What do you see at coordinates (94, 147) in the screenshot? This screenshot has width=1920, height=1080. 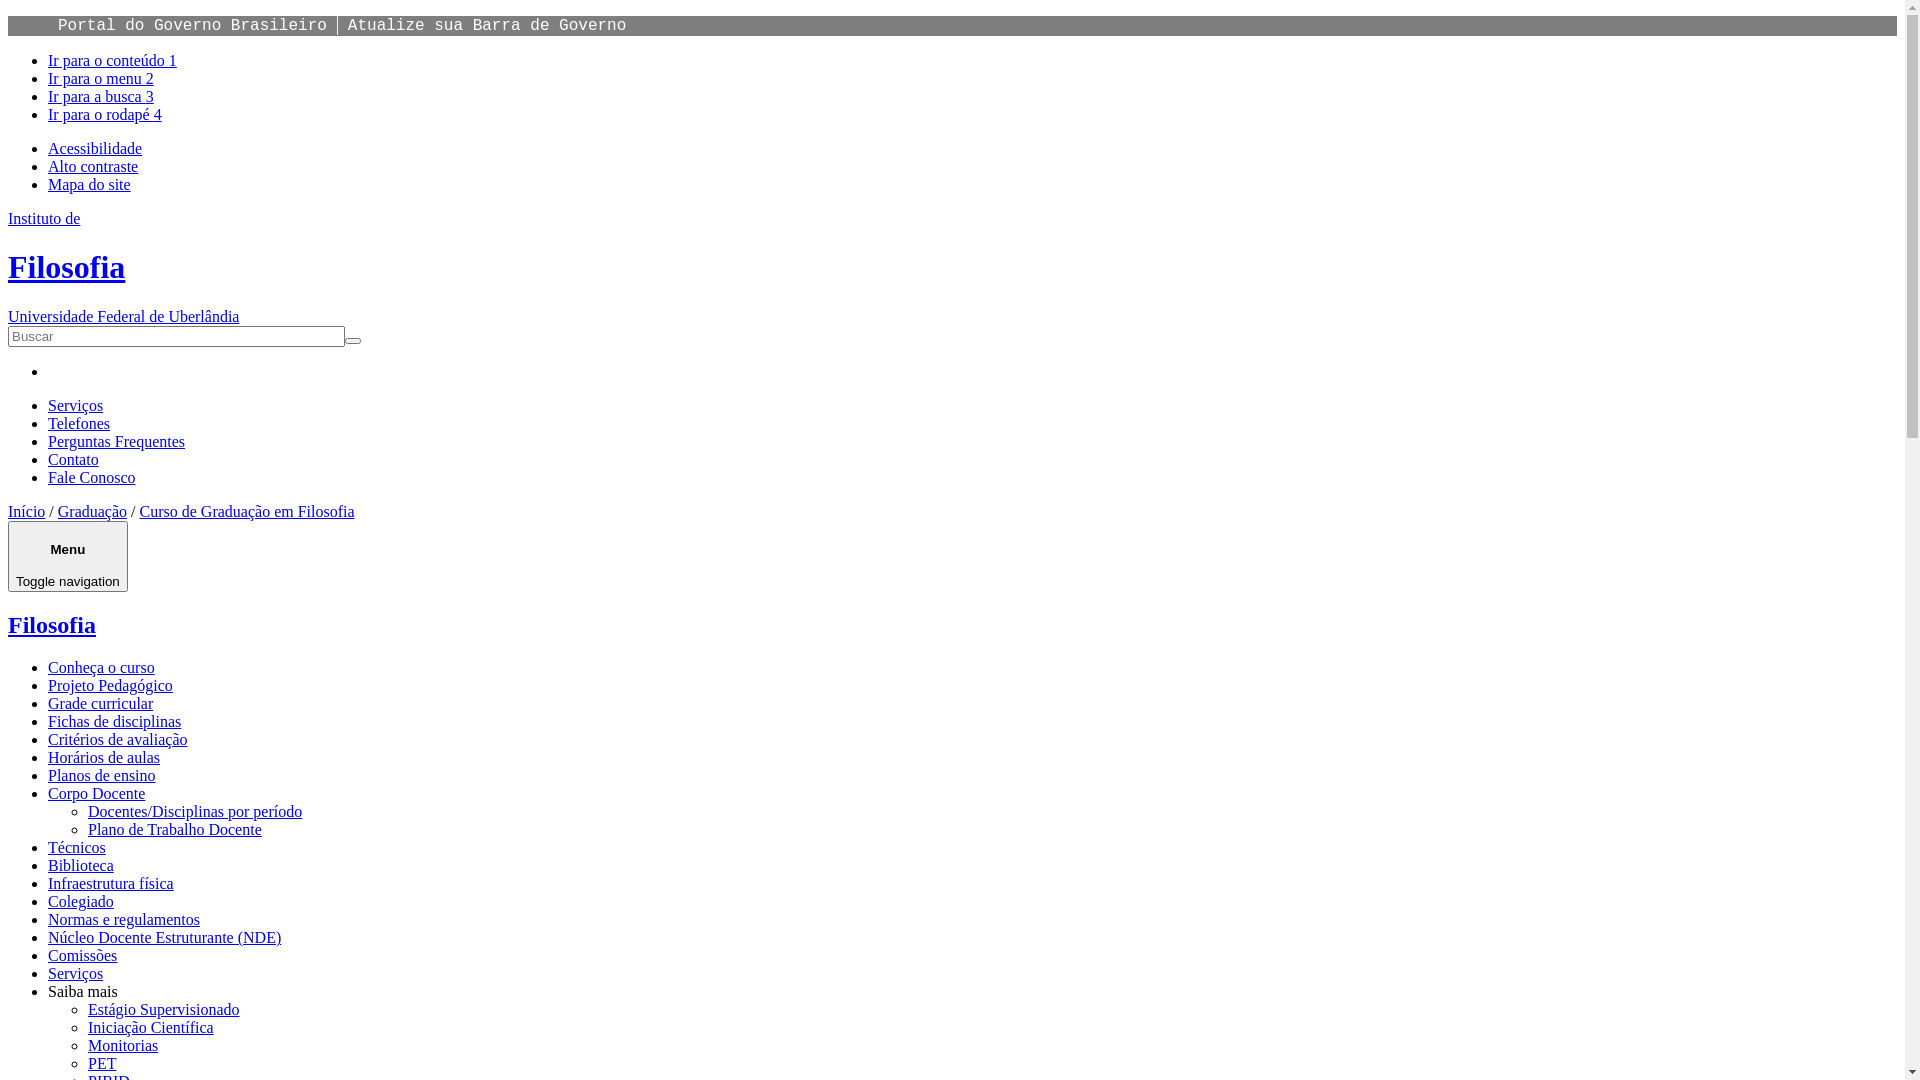 I see `'Acessibilidade'` at bounding box center [94, 147].